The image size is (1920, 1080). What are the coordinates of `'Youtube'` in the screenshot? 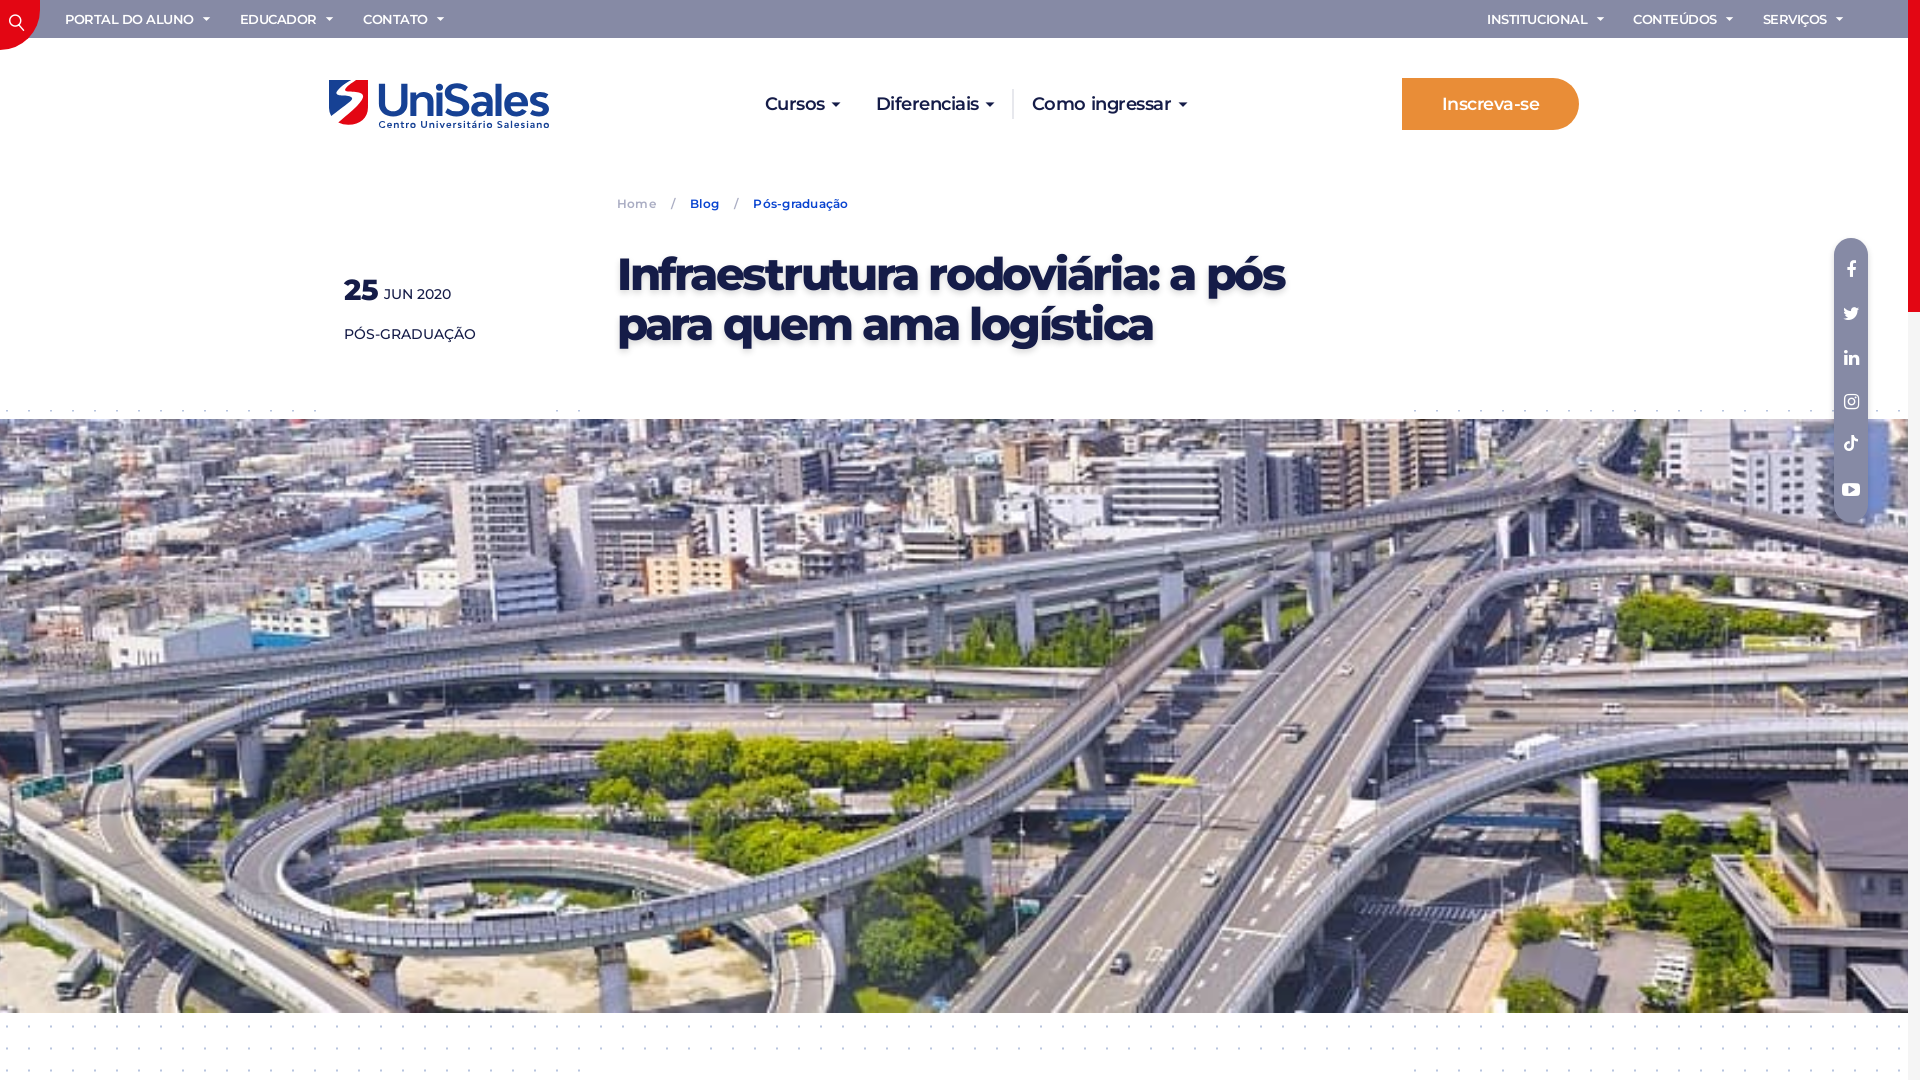 It's located at (1833, 489).